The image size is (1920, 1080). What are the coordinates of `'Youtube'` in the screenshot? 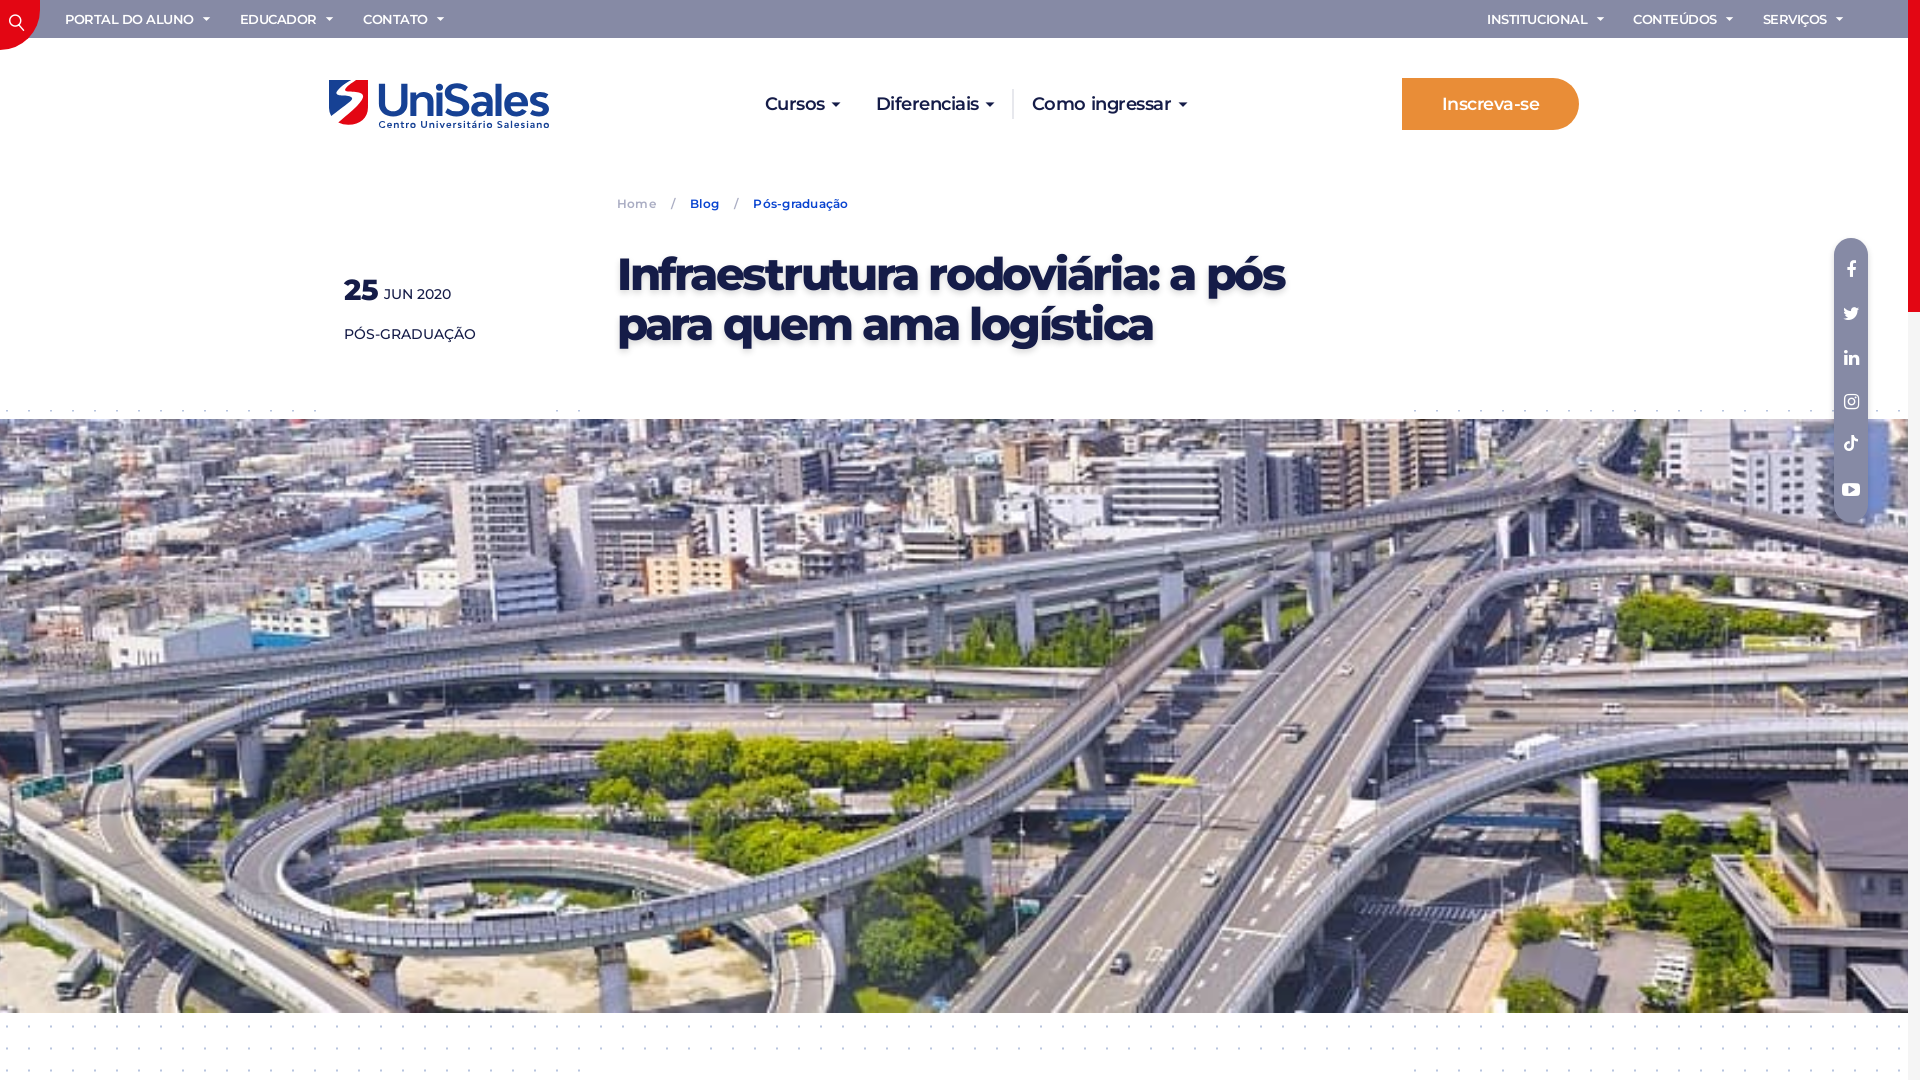 It's located at (1833, 489).